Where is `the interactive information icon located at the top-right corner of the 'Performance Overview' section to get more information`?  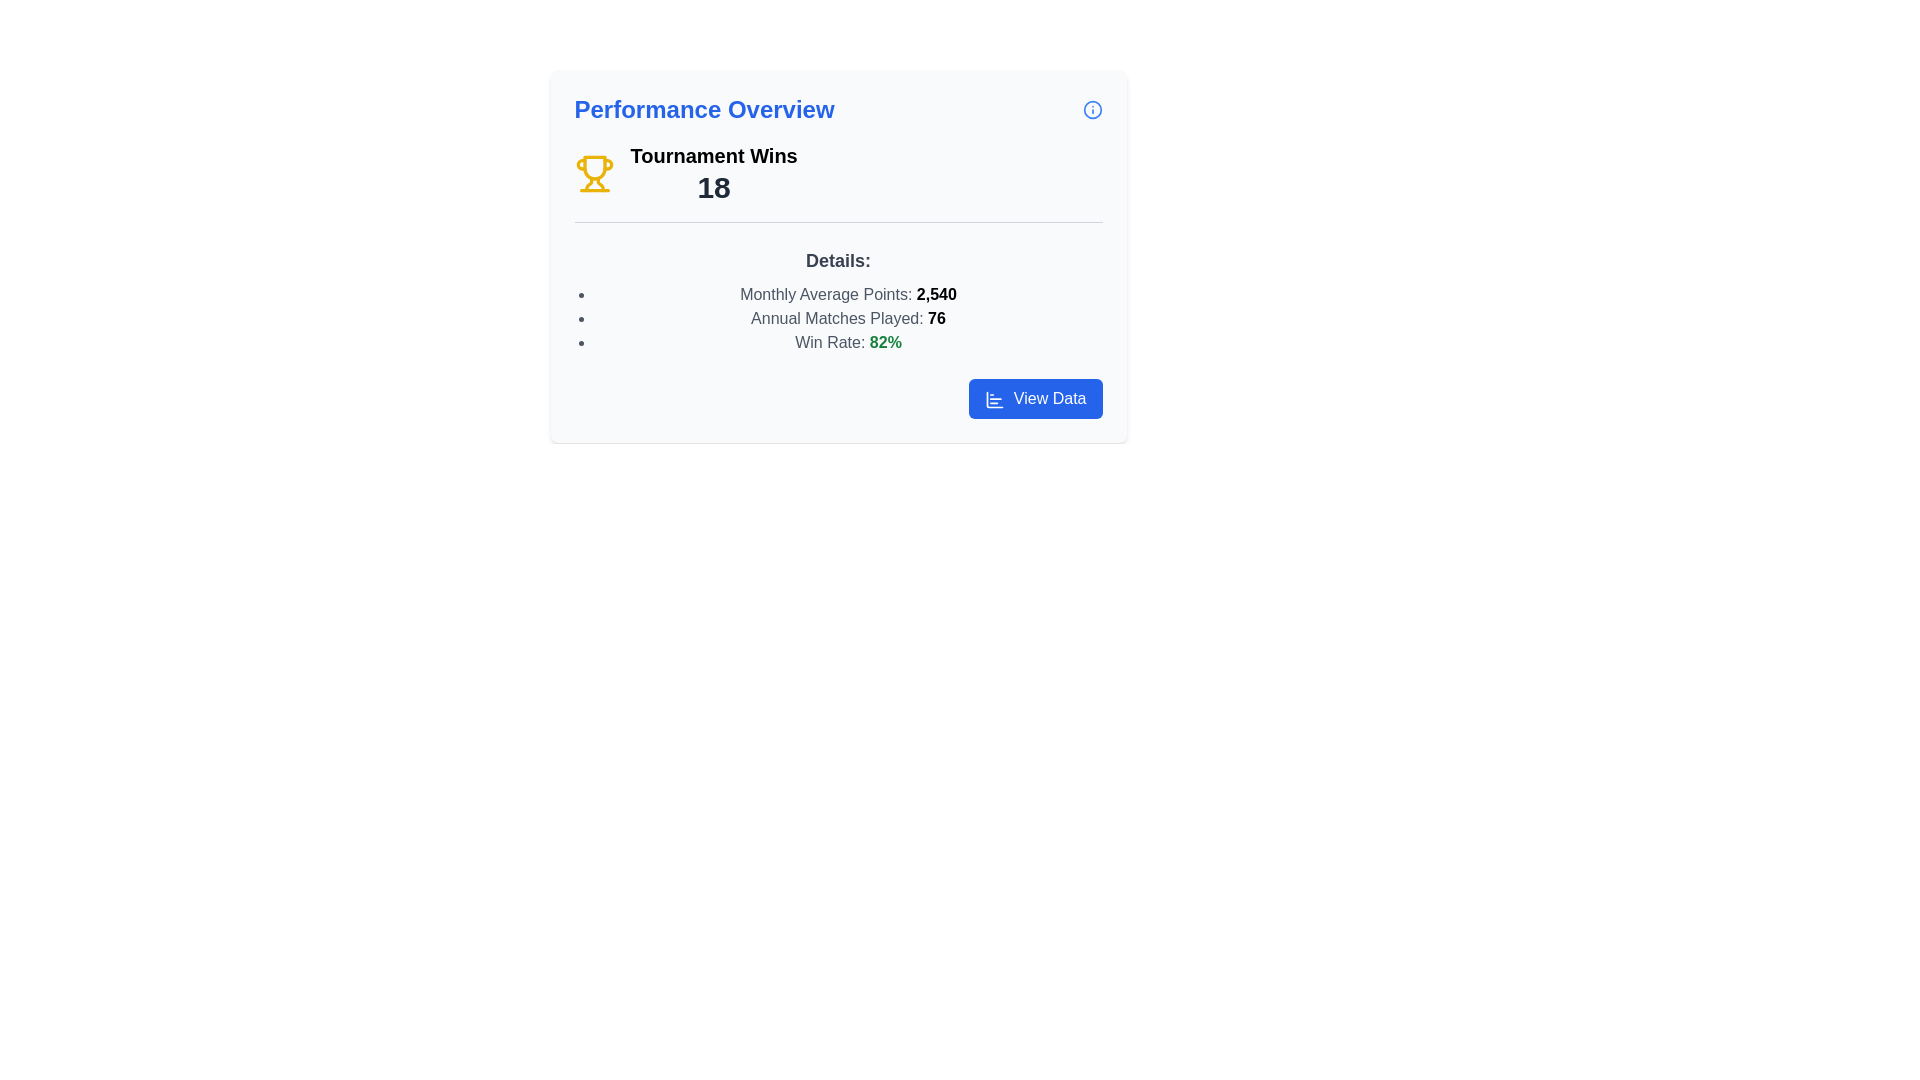
the interactive information icon located at the top-right corner of the 'Performance Overview' section to get more information is located at coordinates (1091, 110).